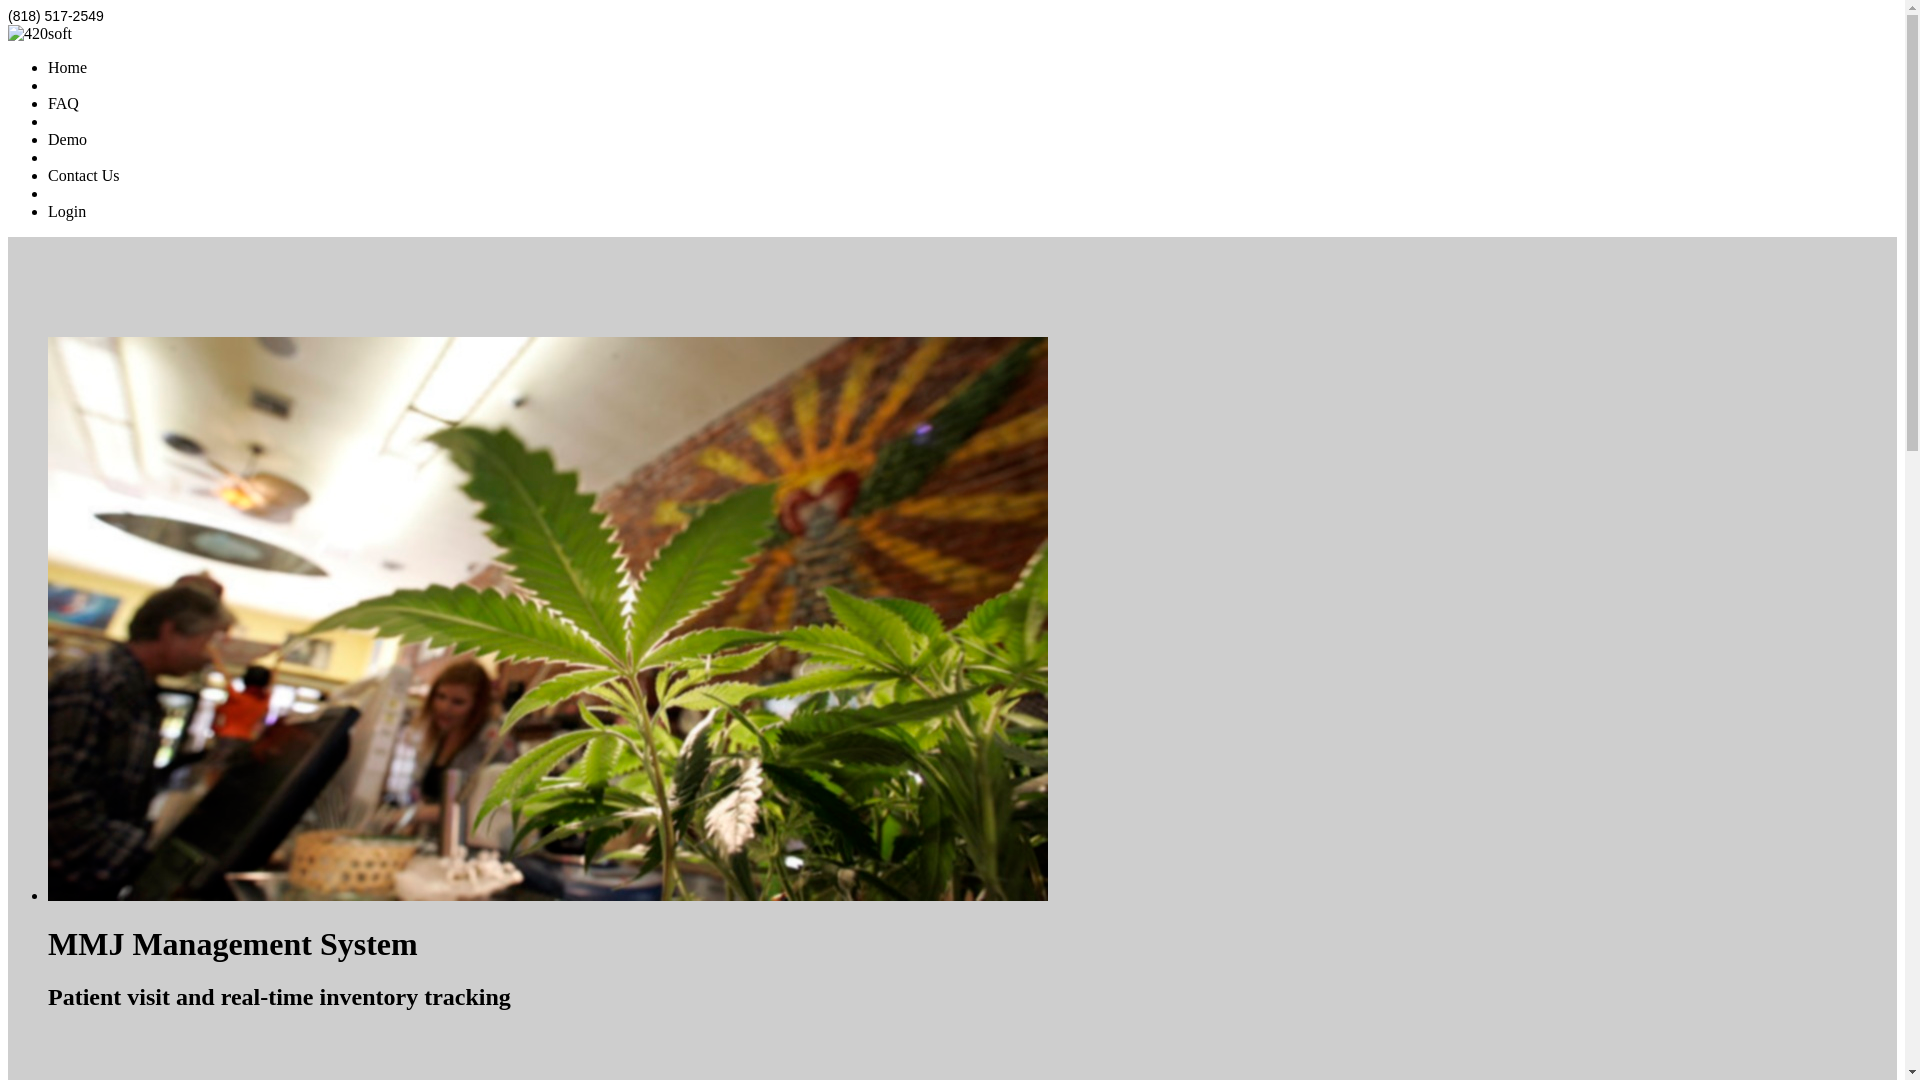 This screenshot has height=1080, width=1920. What do you see at coordinates (63, 103) in the screenshot?
I see `'FAQ'` at bounding box center [63, 103].